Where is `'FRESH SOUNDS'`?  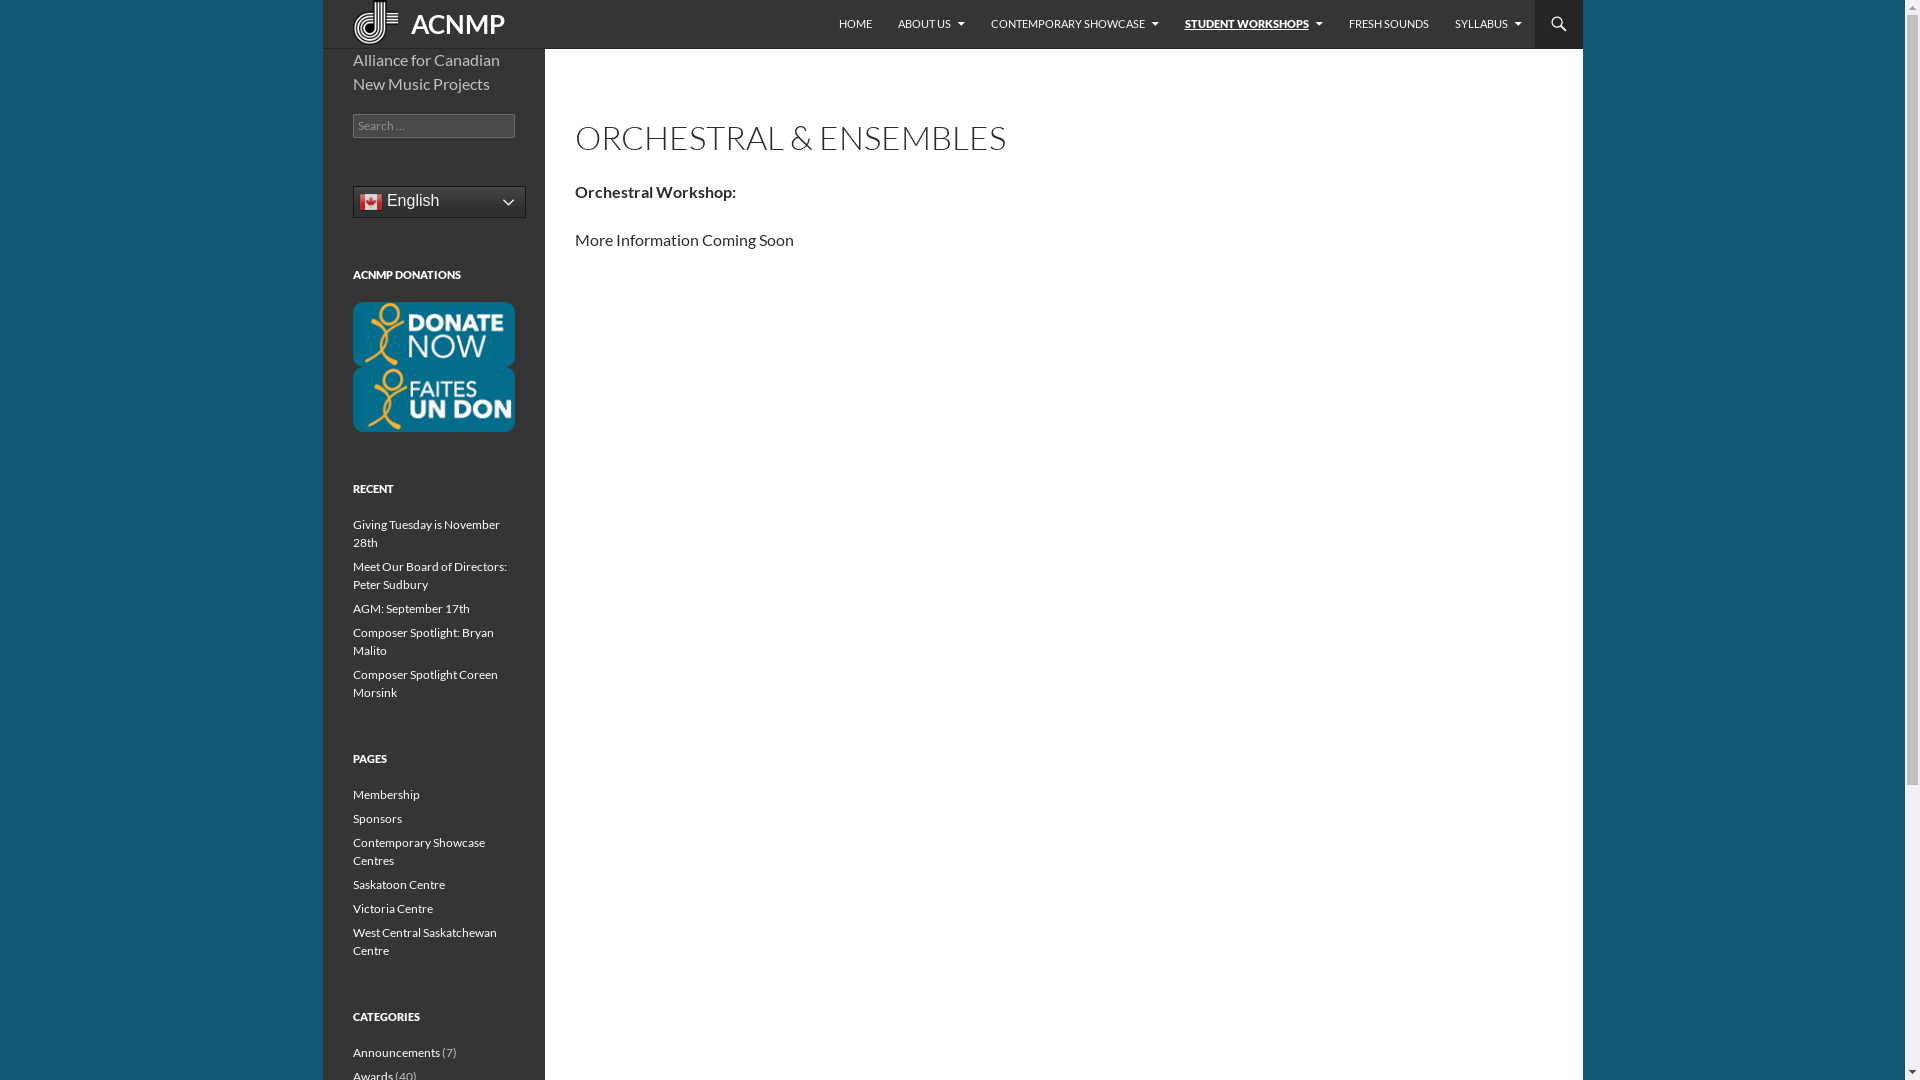
'FRESH SOUNDS' is located at coordinates (1386, 23).